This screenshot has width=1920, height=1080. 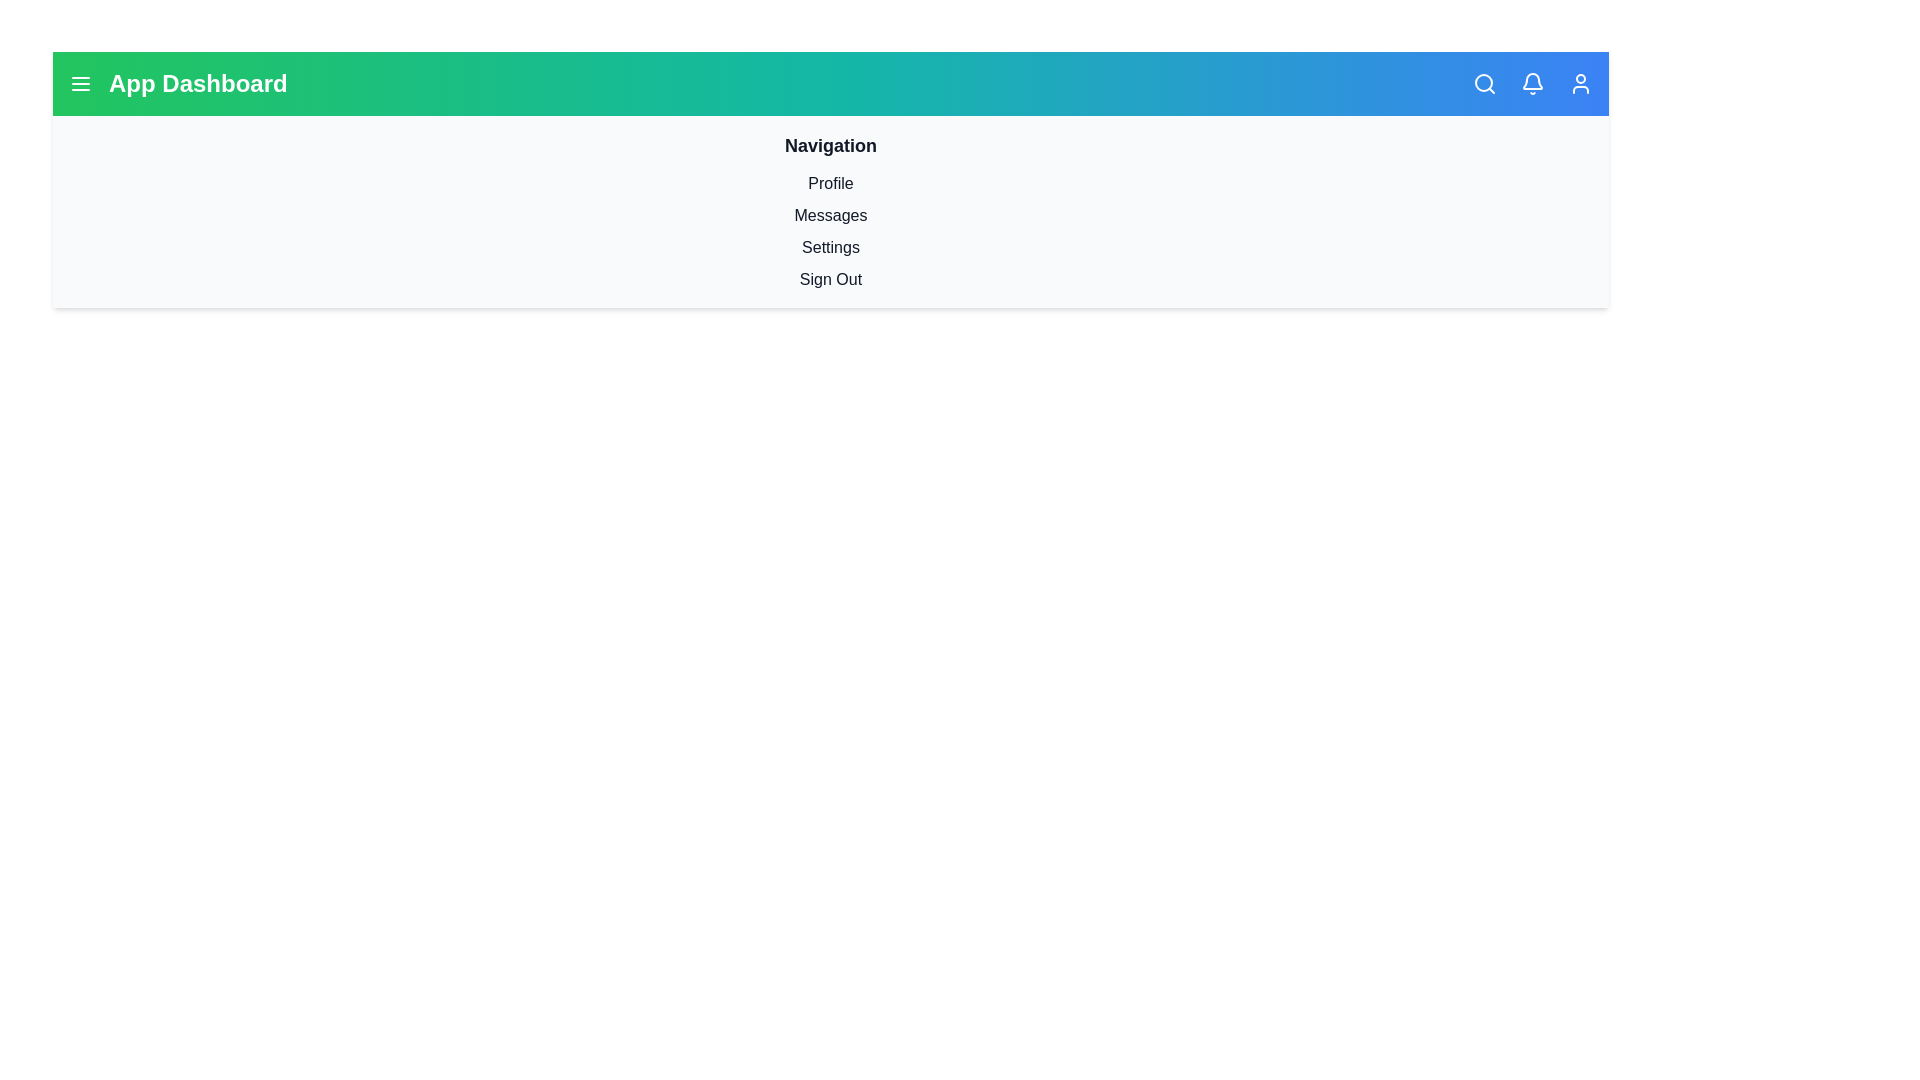 I want to click on the menu item Profile to observe its hover effect, so click(x=830, y=184).